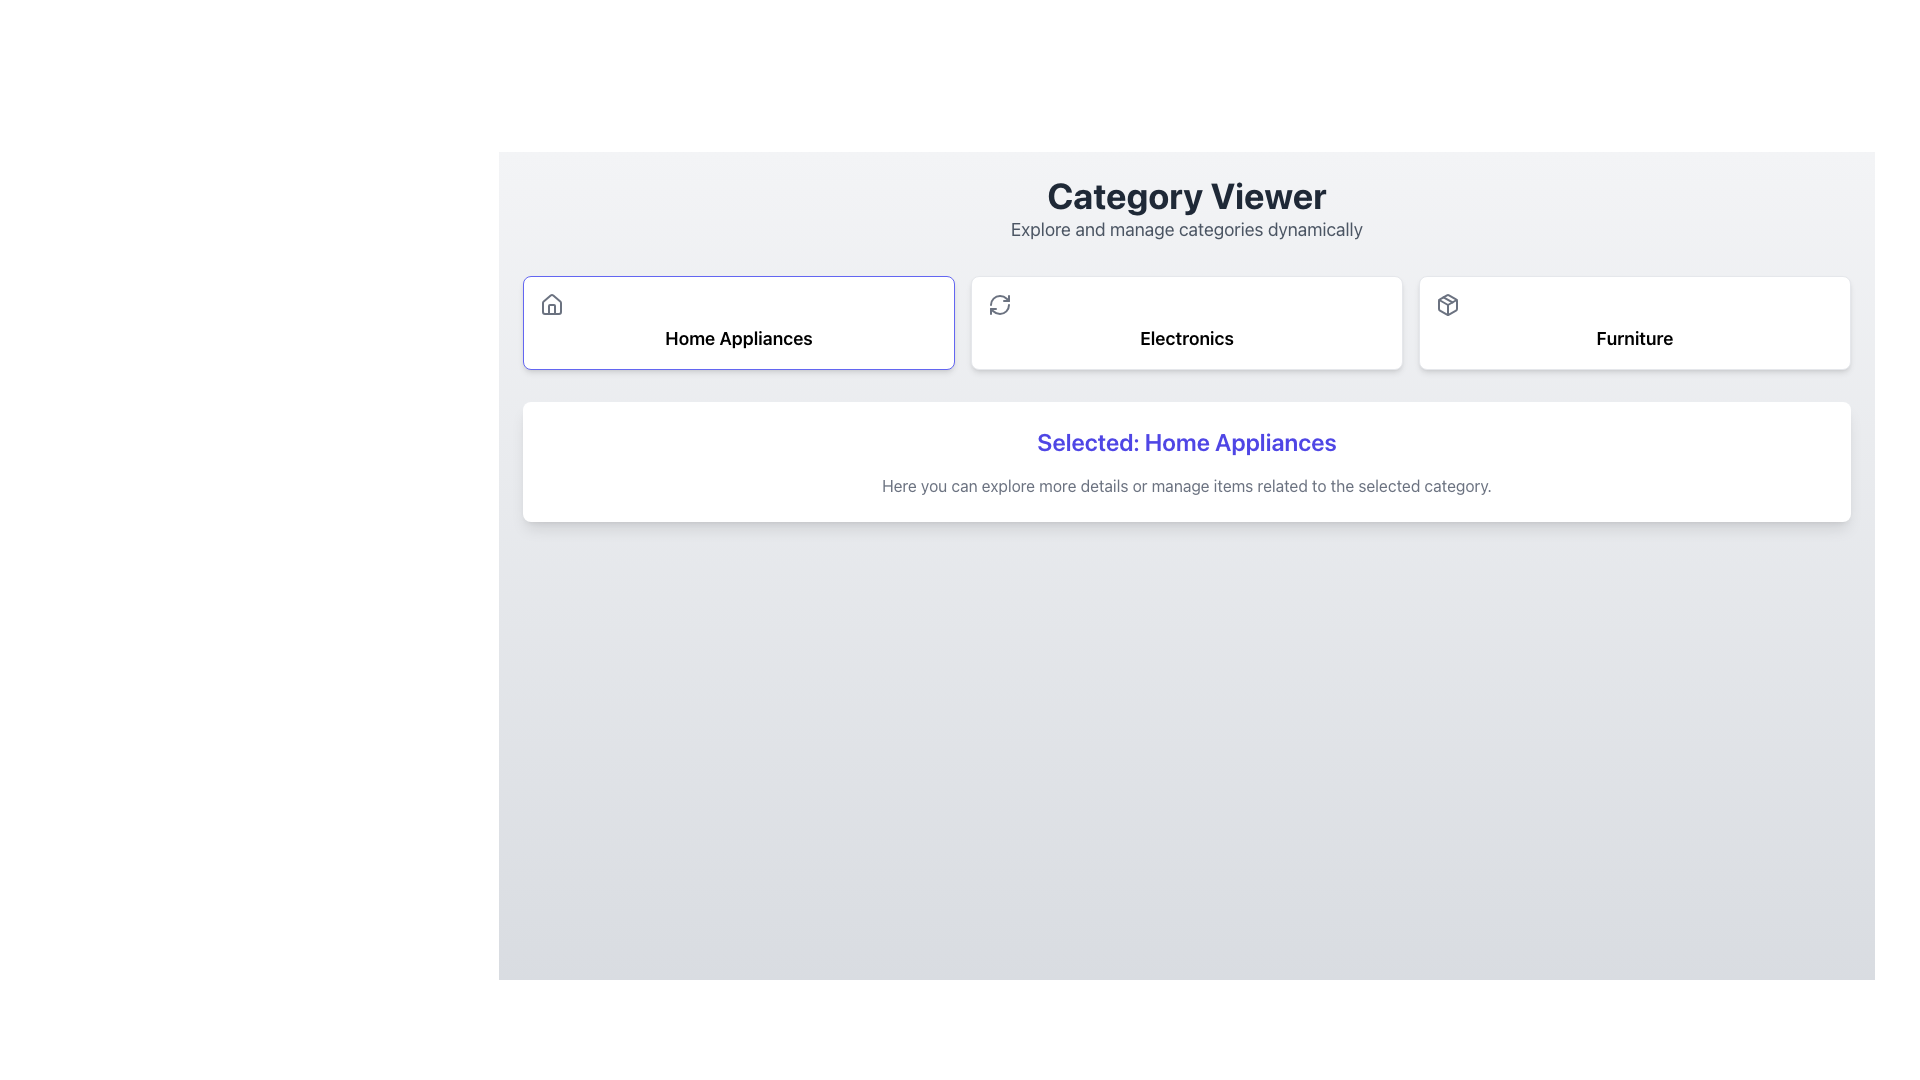  Describe the element at coordinates (738, 322) in the screenshot. I see `the 'Home Appliances' button, which is the first button in a group of three` at that location.